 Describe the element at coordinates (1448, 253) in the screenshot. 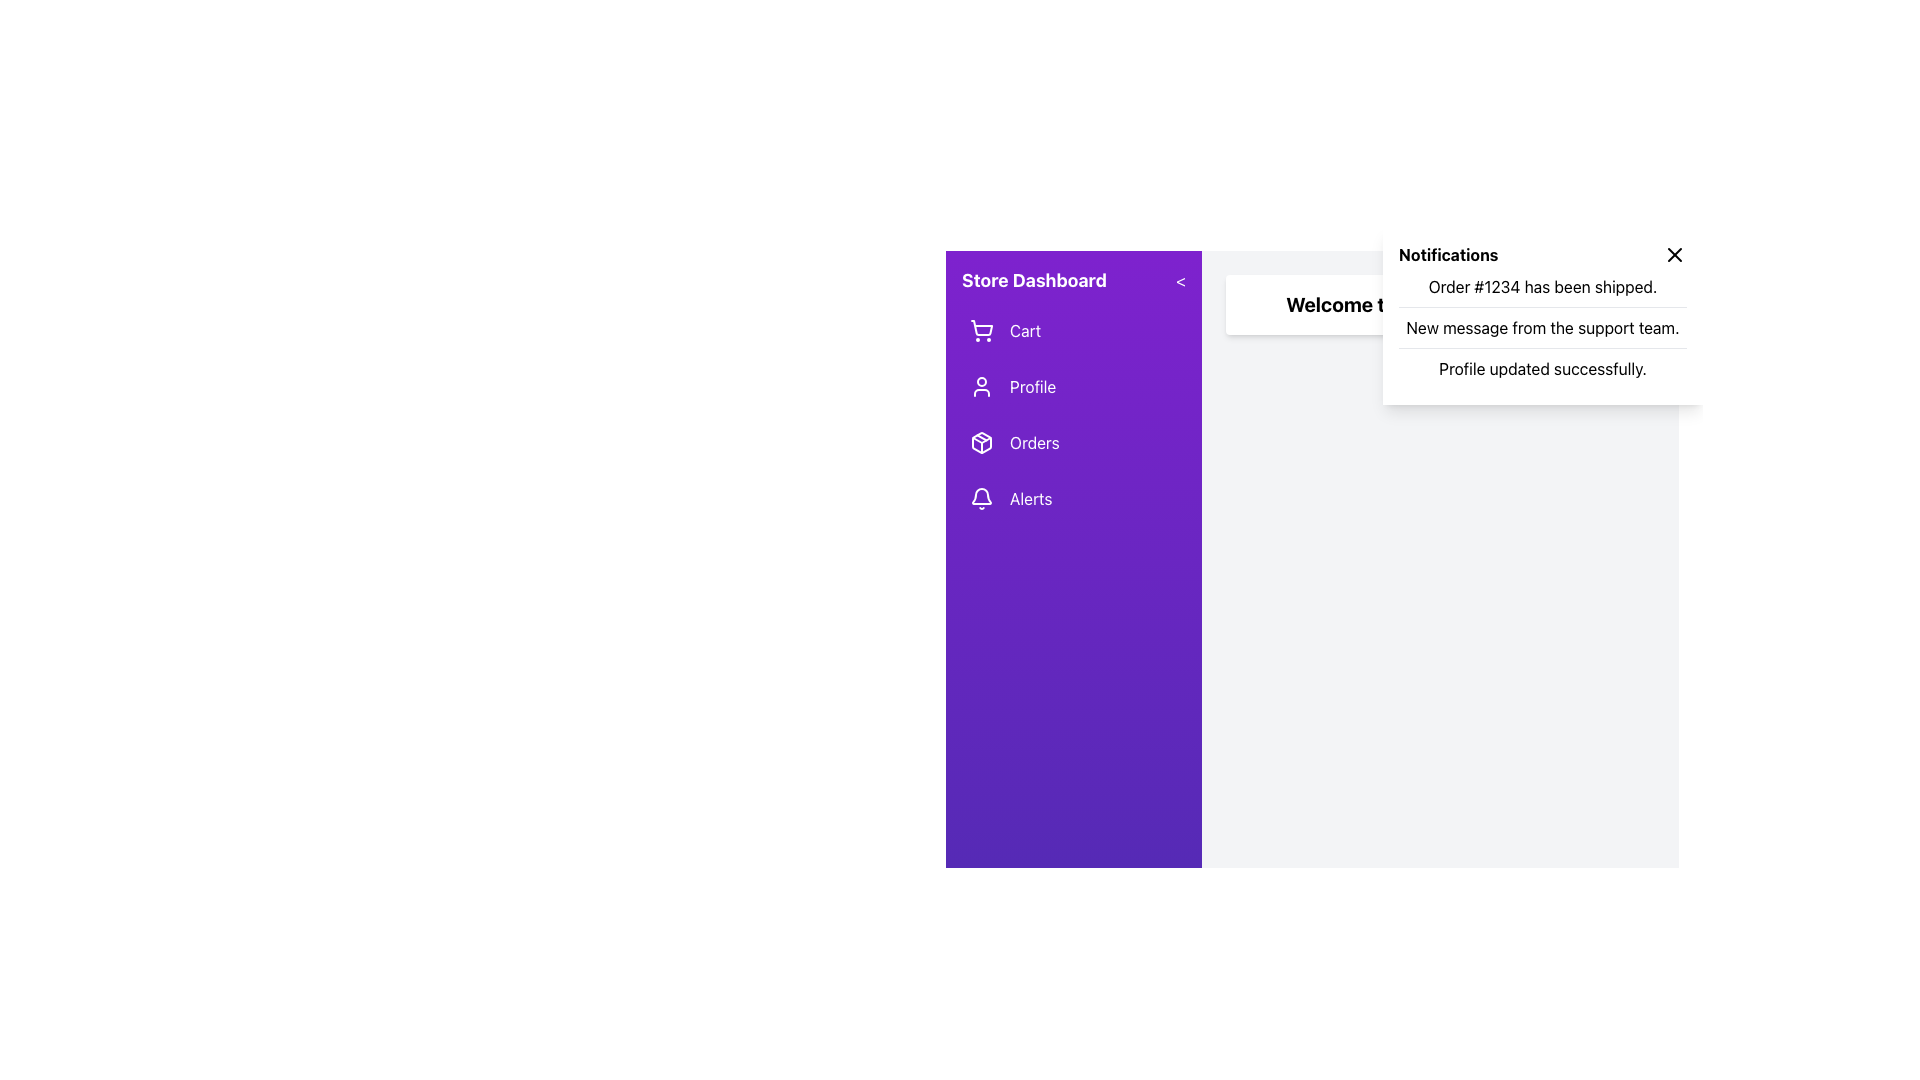

I see `bold text label 'Notifications' located at the top-left of the popup overlay` at that location.